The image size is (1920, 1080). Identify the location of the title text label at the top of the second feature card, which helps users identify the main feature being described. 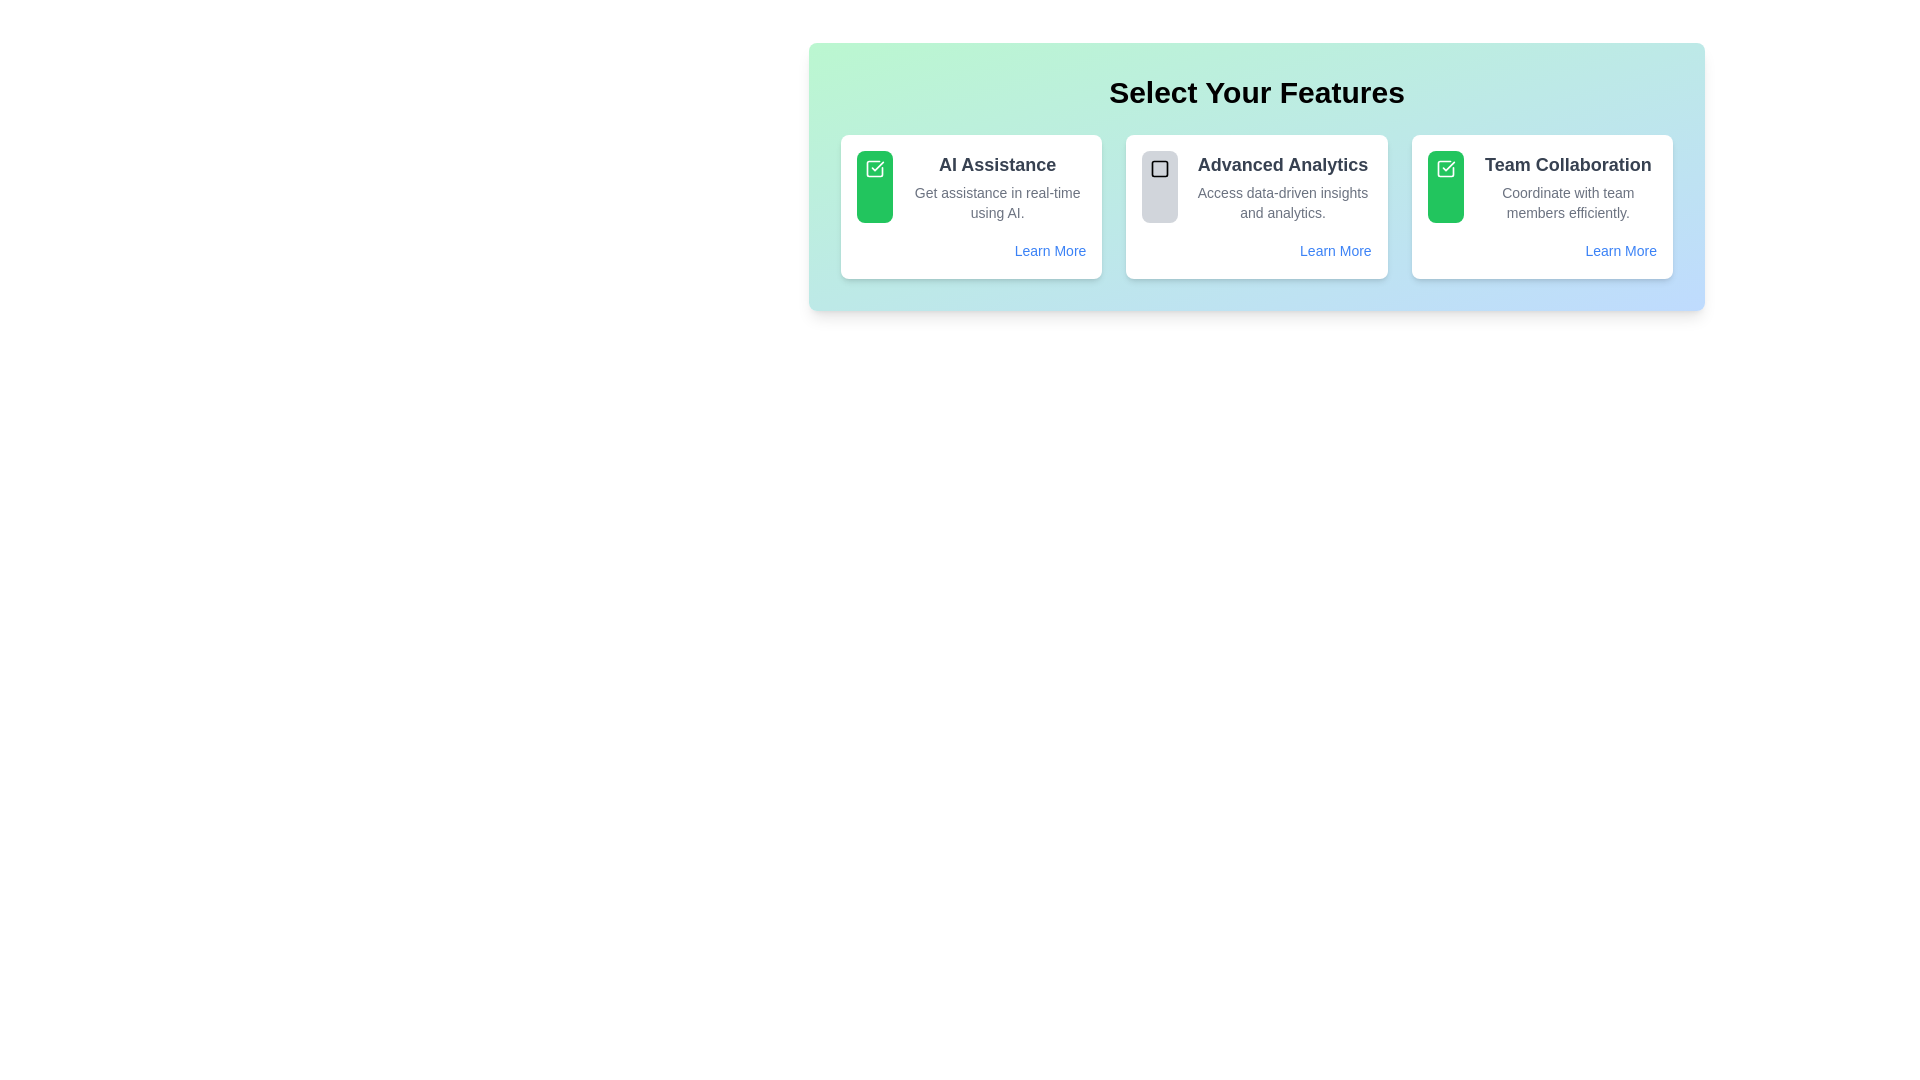
(1282, 164).